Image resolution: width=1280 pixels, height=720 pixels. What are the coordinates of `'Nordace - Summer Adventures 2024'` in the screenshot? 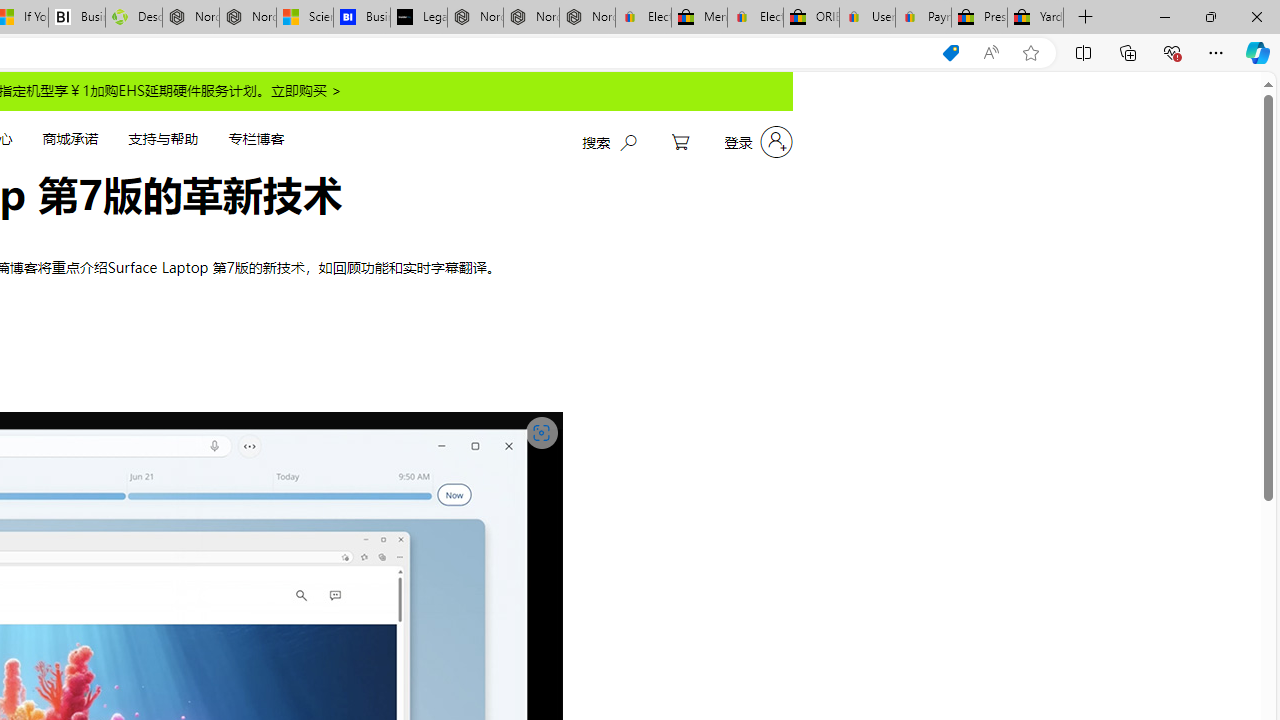 It's located at (190, 17).